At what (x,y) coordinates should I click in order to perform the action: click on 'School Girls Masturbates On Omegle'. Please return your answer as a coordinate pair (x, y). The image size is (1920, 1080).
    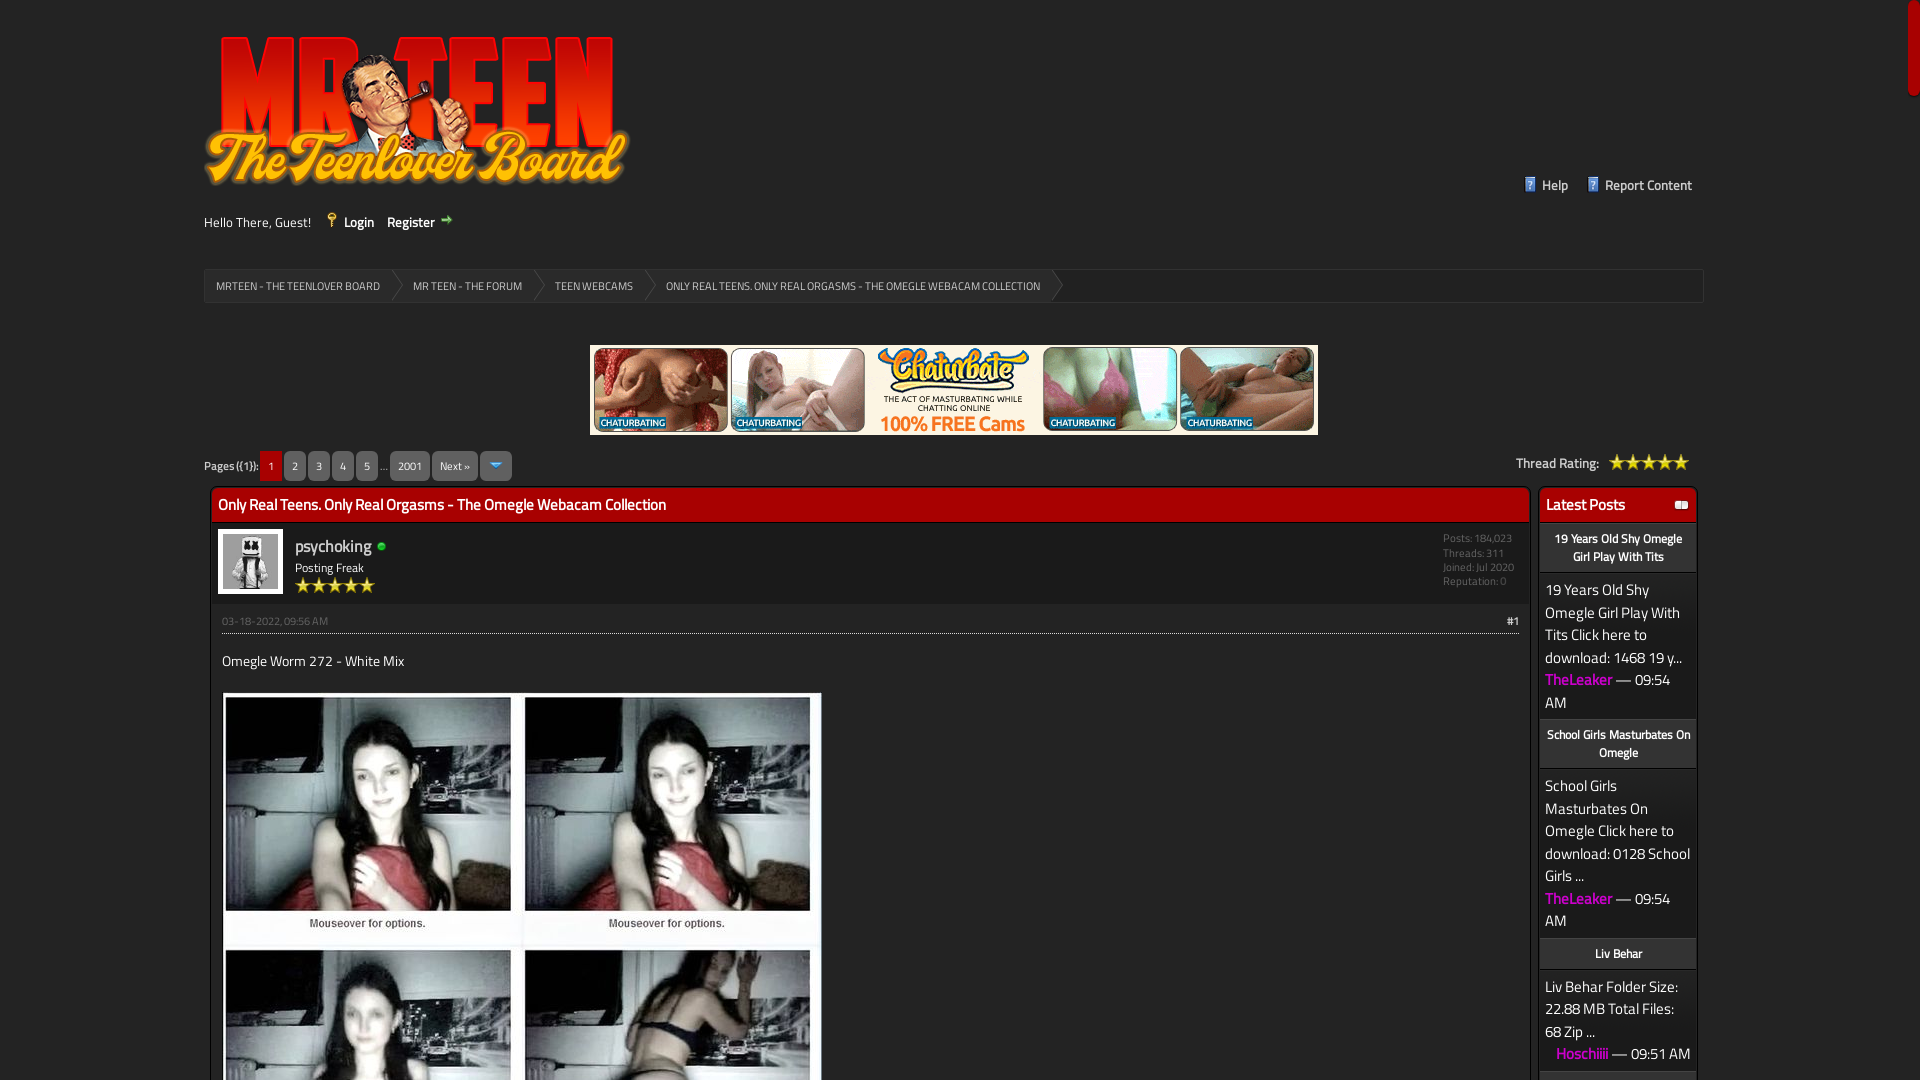
    Looking at the image, I should click on (1617, 743).